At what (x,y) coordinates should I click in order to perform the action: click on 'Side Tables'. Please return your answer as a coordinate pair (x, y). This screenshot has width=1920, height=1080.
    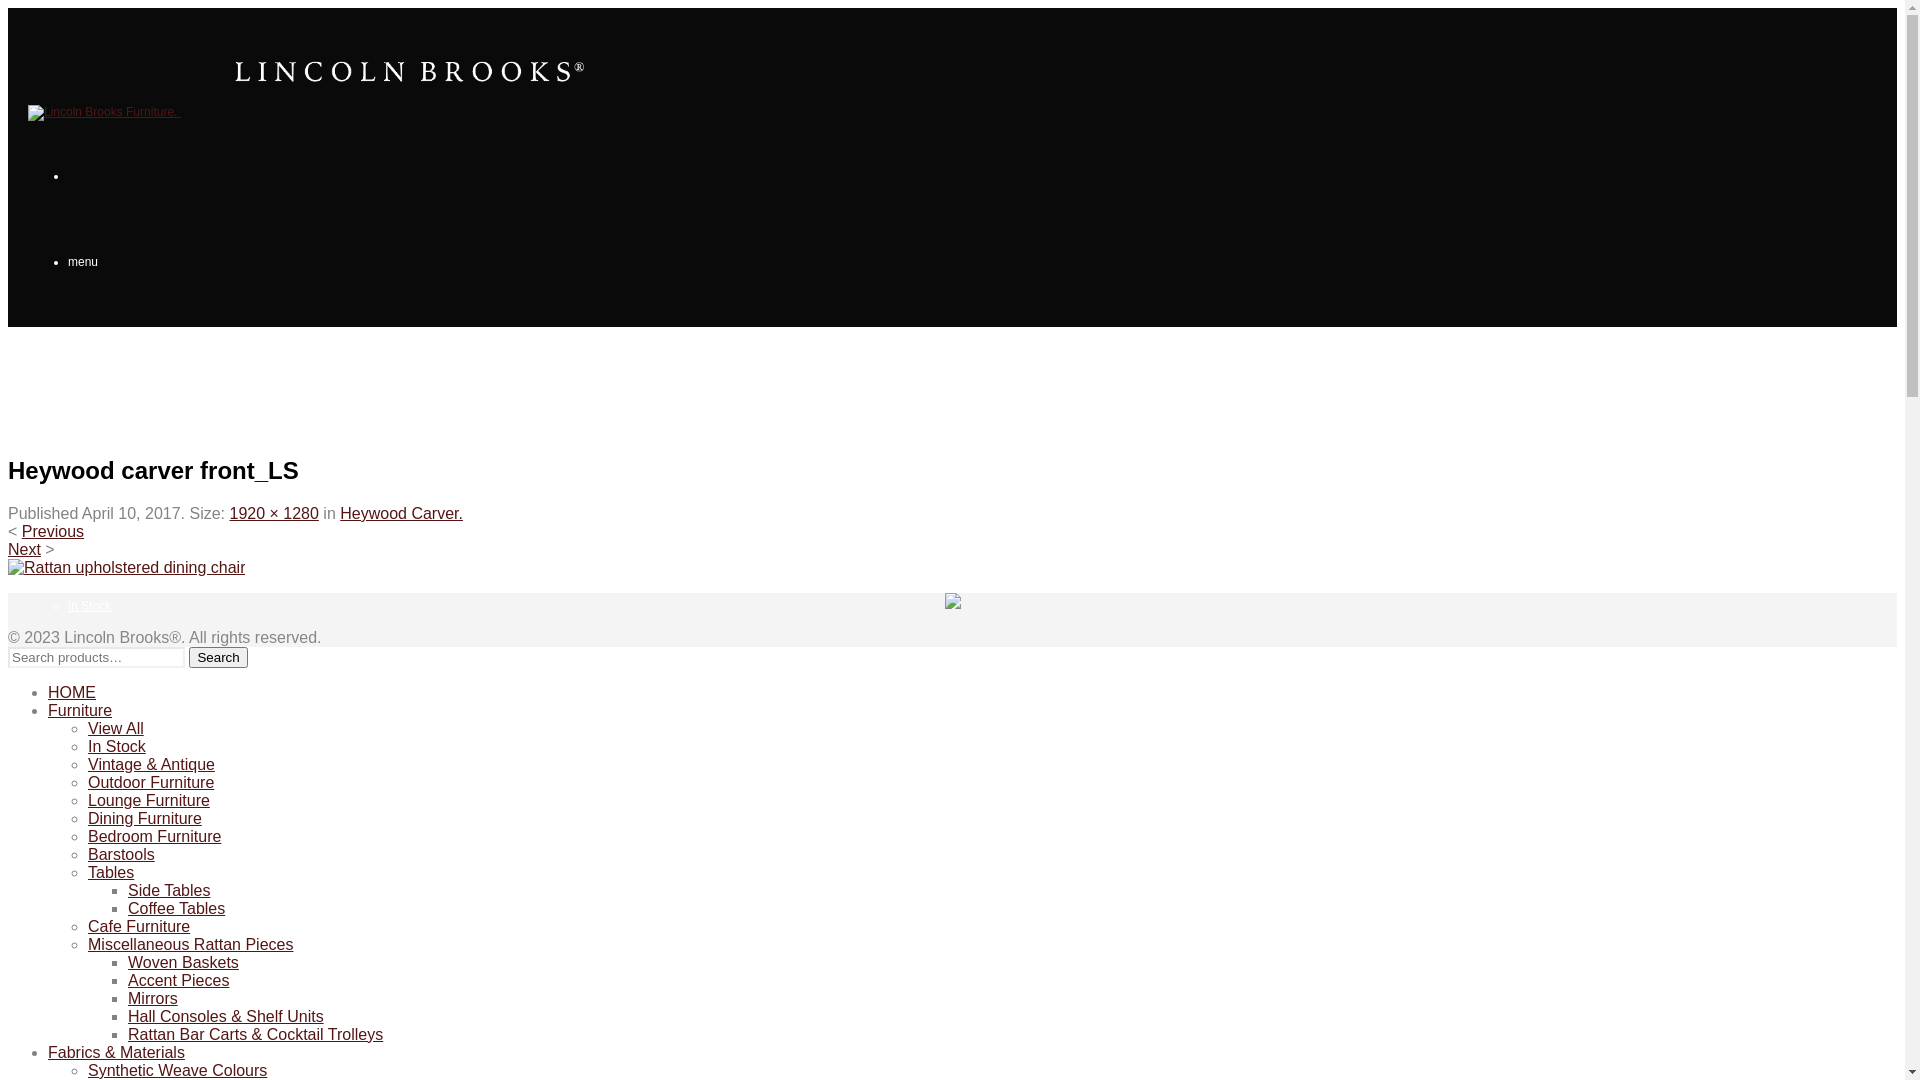
    Looking at the image, I should click on (168, 889).